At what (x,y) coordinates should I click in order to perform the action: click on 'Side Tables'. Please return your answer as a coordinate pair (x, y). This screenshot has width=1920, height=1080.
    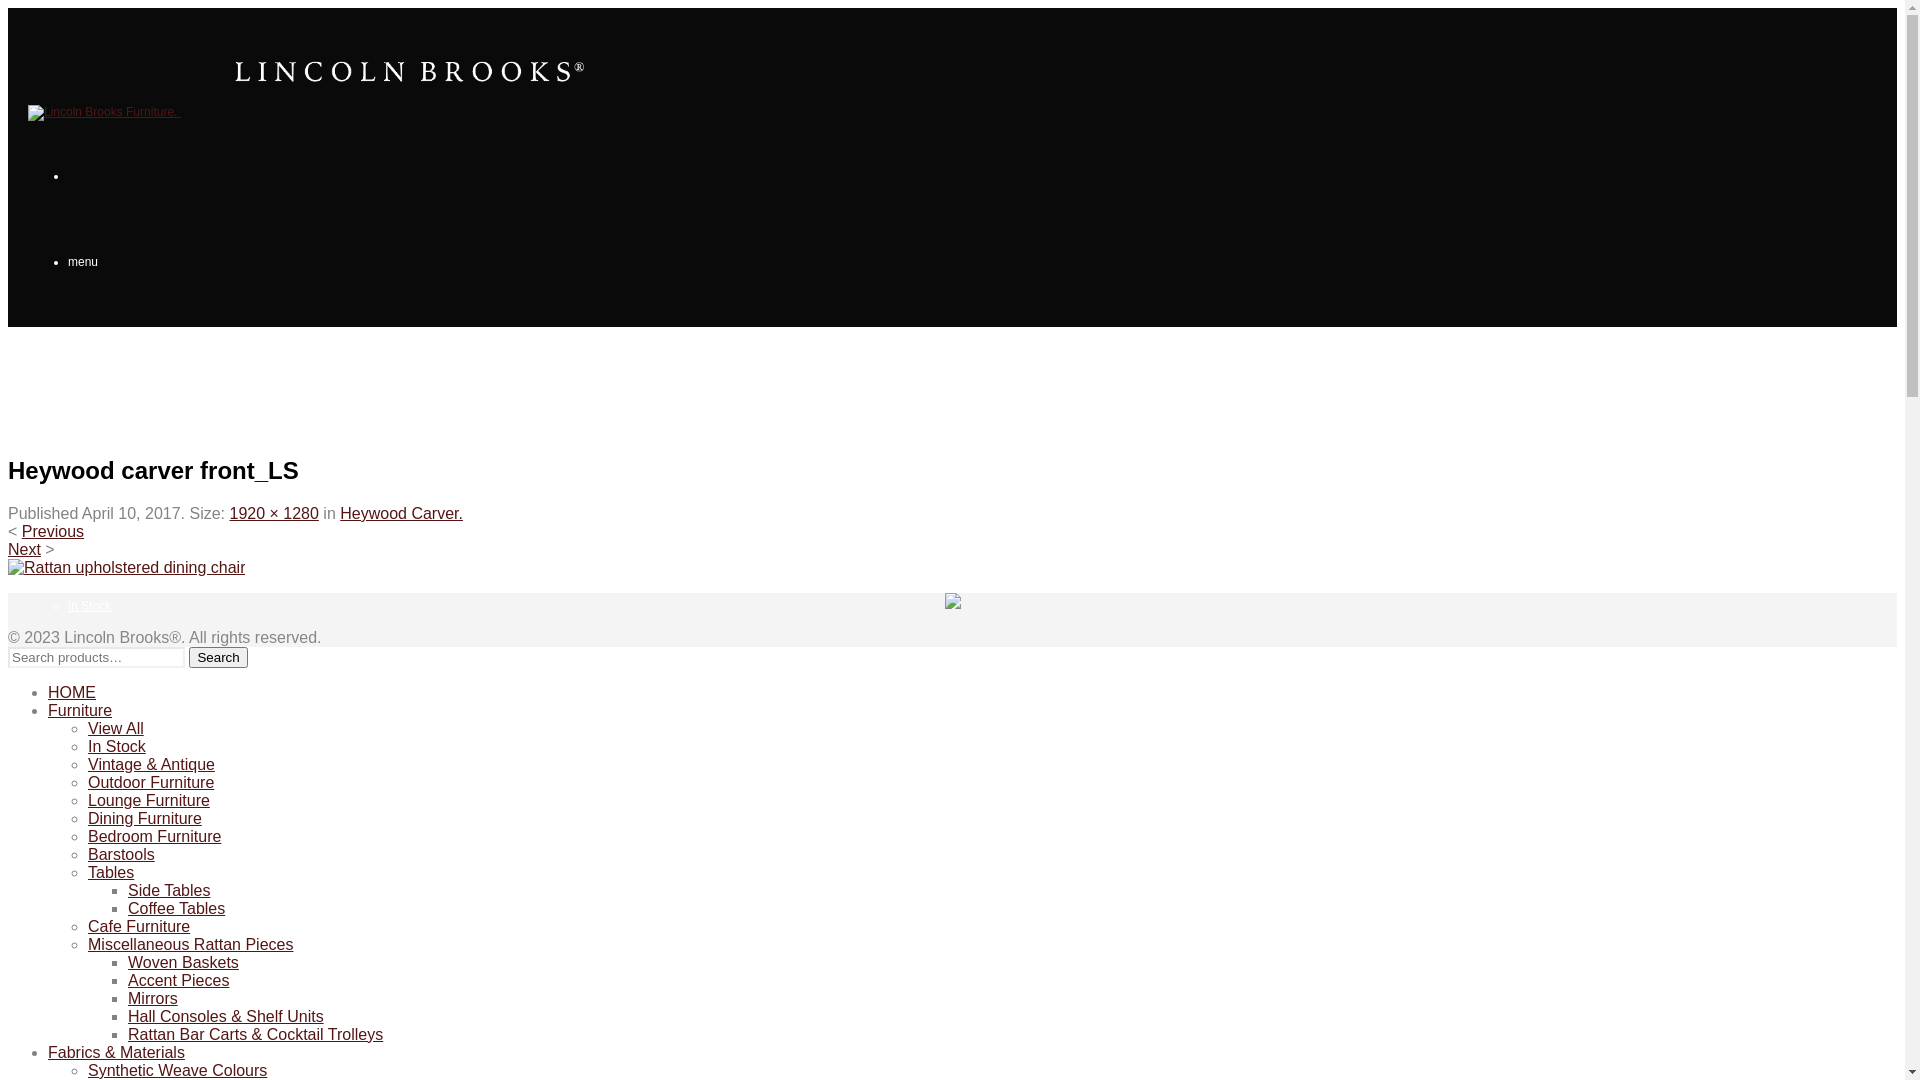
    Looking at the image, I should click on (168, 889).